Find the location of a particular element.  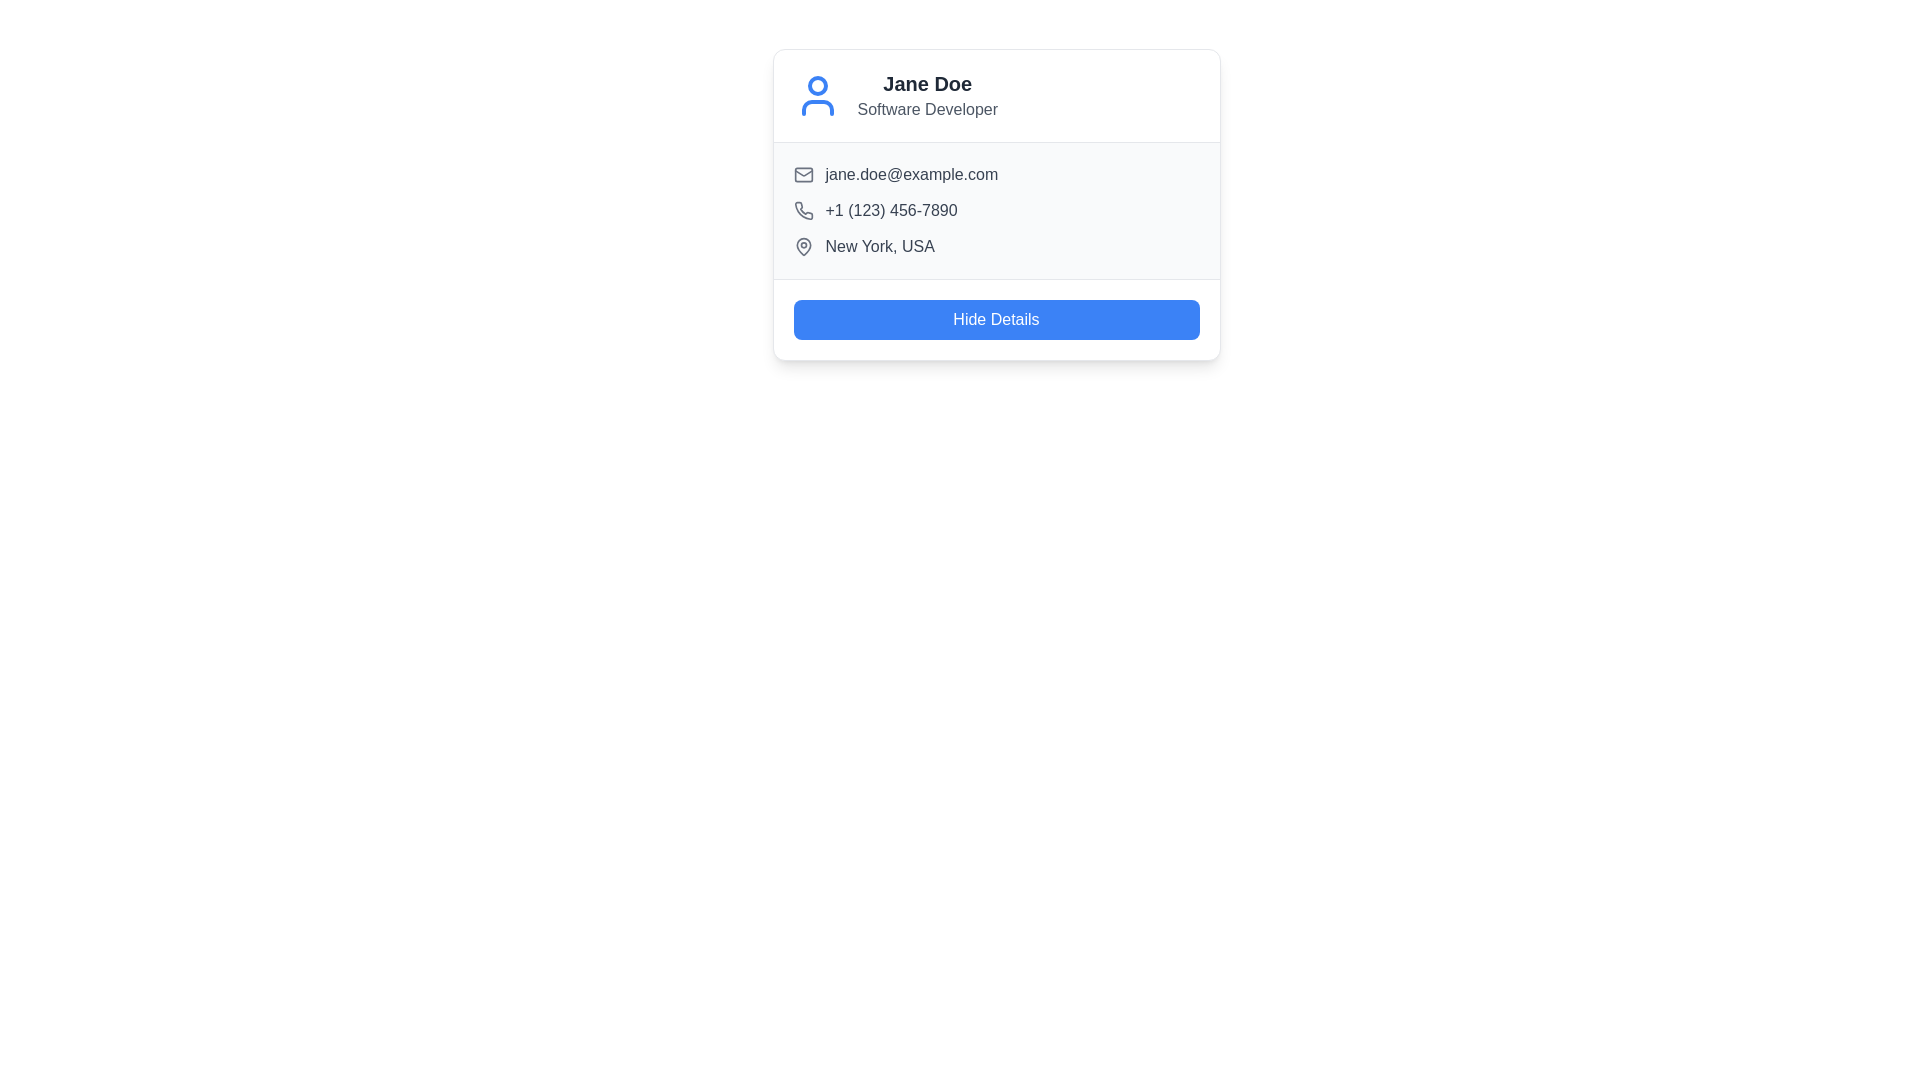

the telephone handset icon located in the center-left part of the contact card layout is located at coordinates (803, 210).